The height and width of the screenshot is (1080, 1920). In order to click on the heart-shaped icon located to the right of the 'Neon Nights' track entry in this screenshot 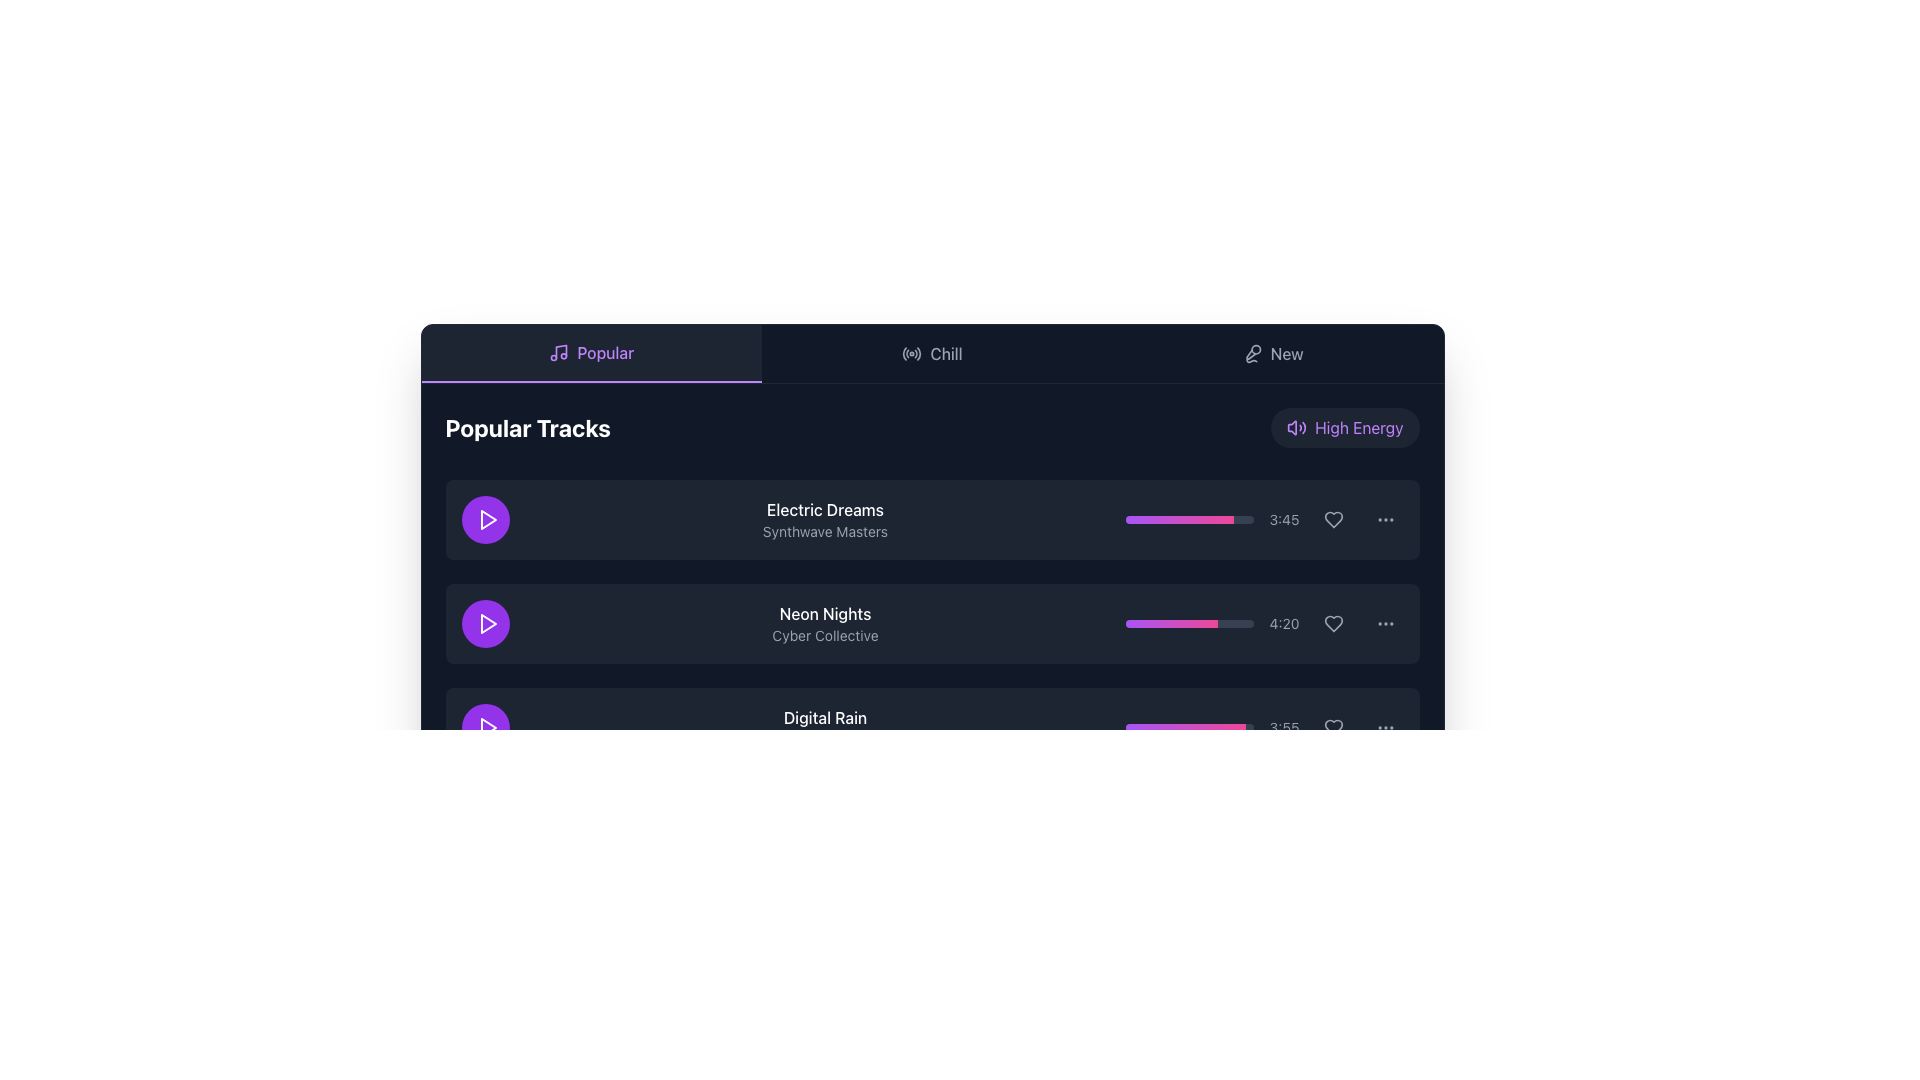, I will do `click(1333, 623)`.